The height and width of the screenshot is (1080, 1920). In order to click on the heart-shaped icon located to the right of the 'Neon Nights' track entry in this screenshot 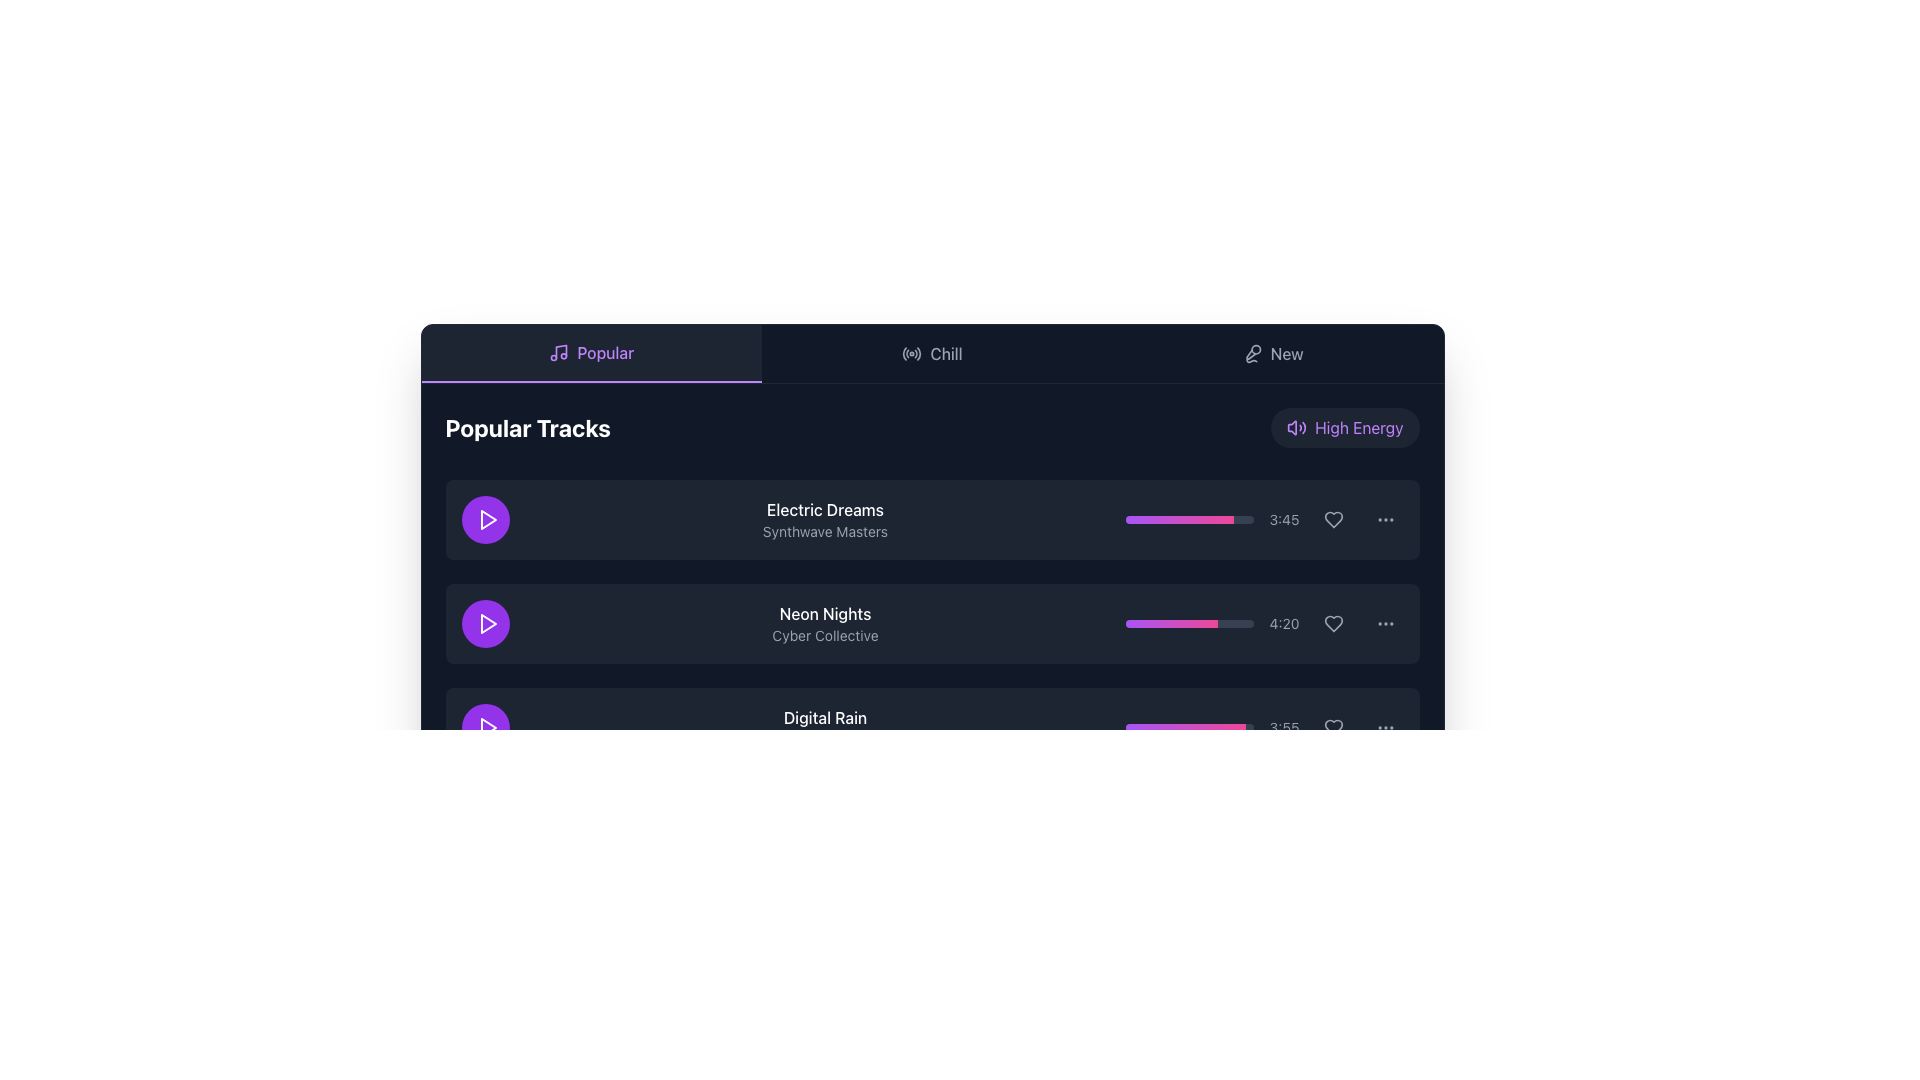, I will do `click(1333, 623)`.